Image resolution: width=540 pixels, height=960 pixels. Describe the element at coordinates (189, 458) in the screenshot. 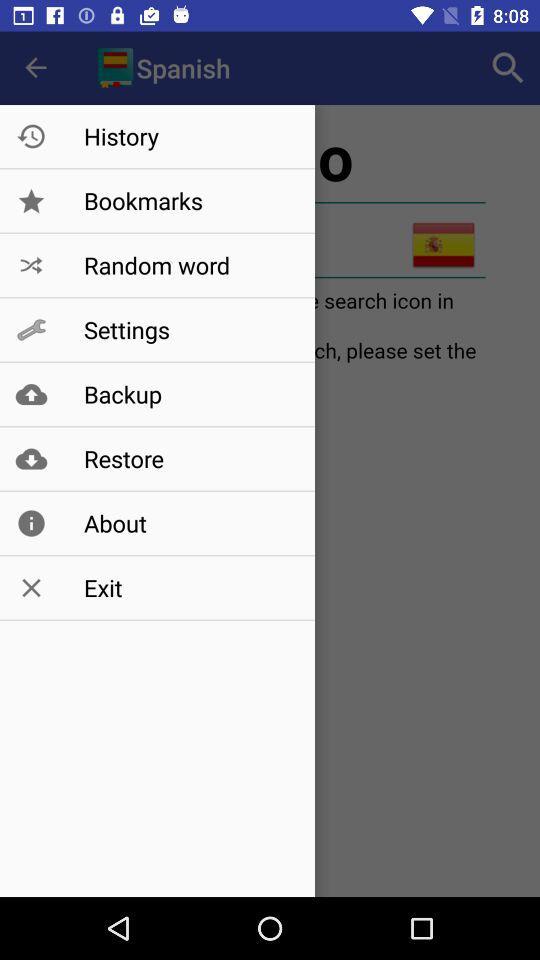

I see `restore icon` at that location.